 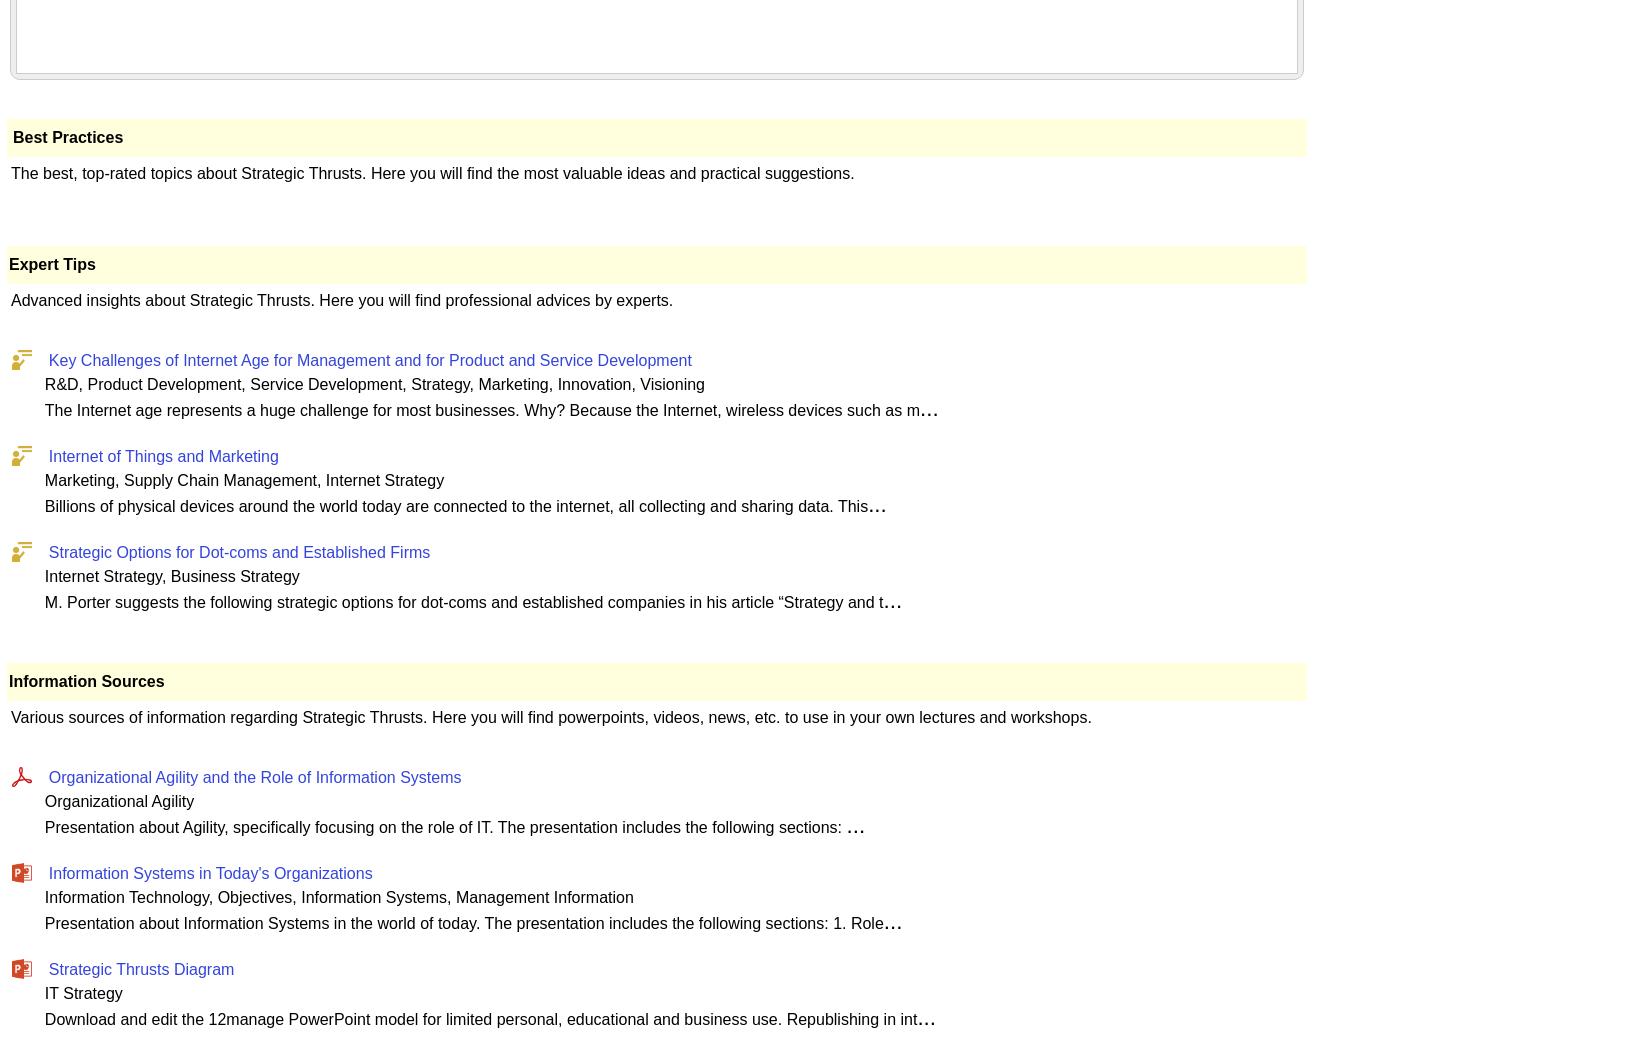 What do you see at coordinates (67, 136) in the screenshot?
I see `'Best Practices'` at bounding box center [67, 136].